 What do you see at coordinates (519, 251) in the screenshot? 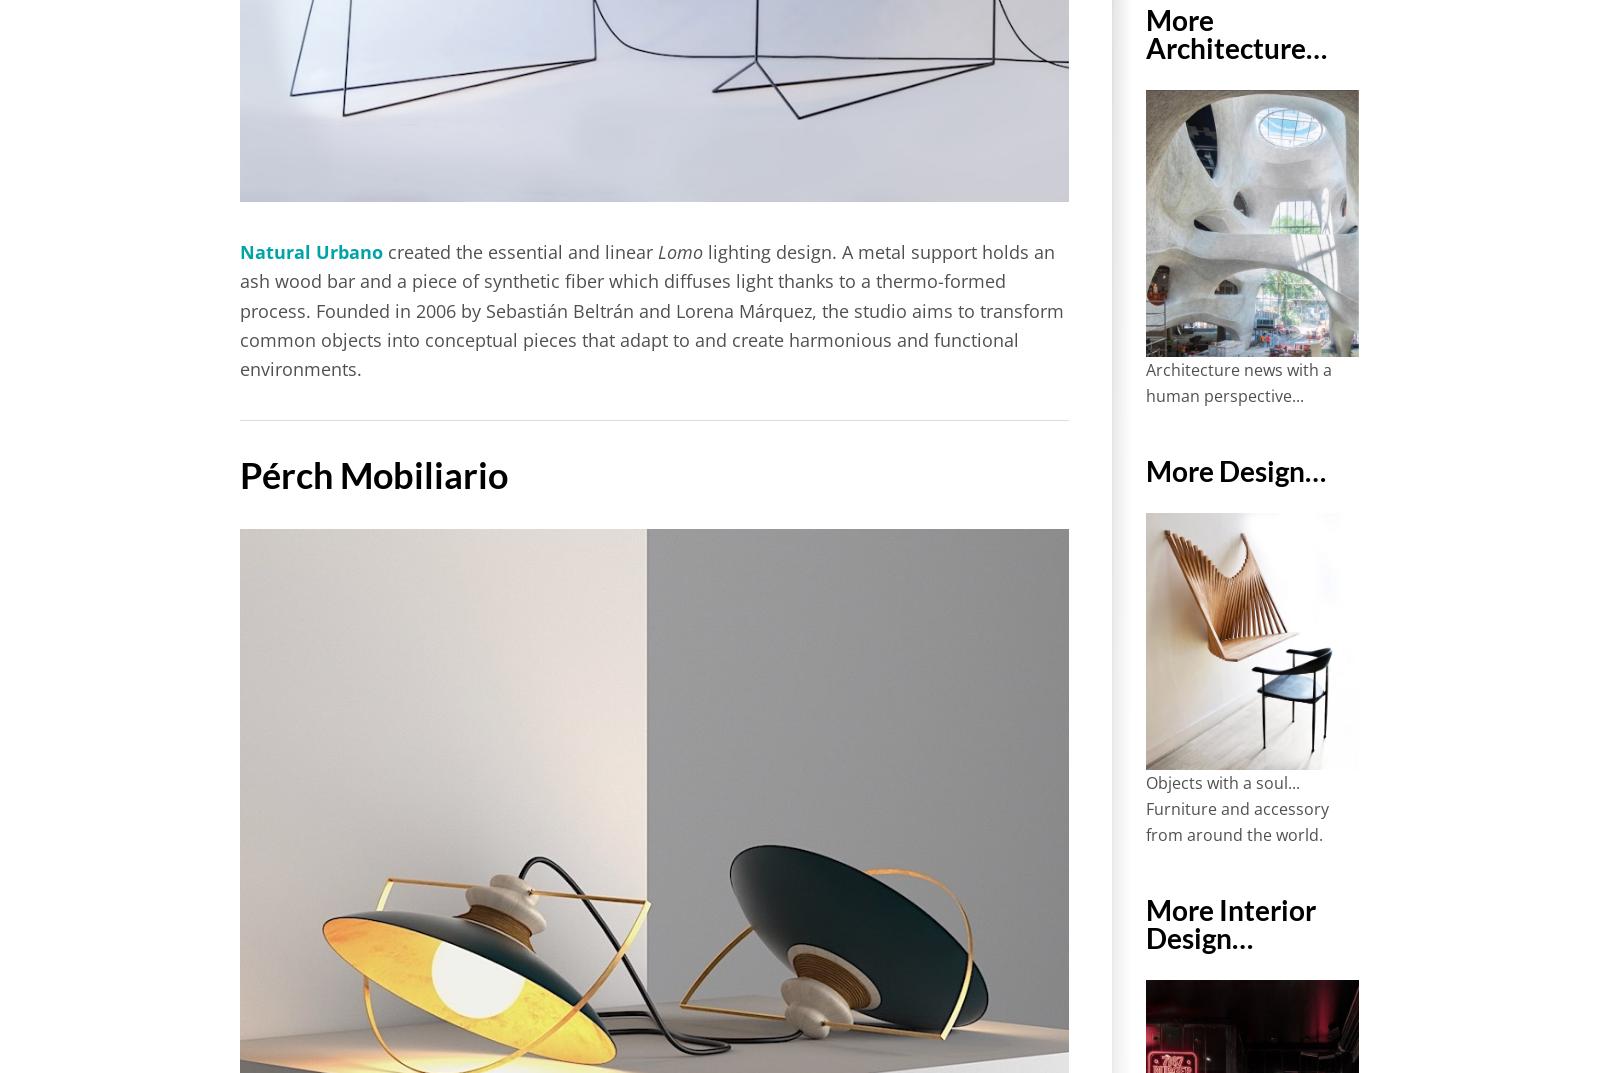
I see `'created the essential and linear'` at bounding box center [519, 251].